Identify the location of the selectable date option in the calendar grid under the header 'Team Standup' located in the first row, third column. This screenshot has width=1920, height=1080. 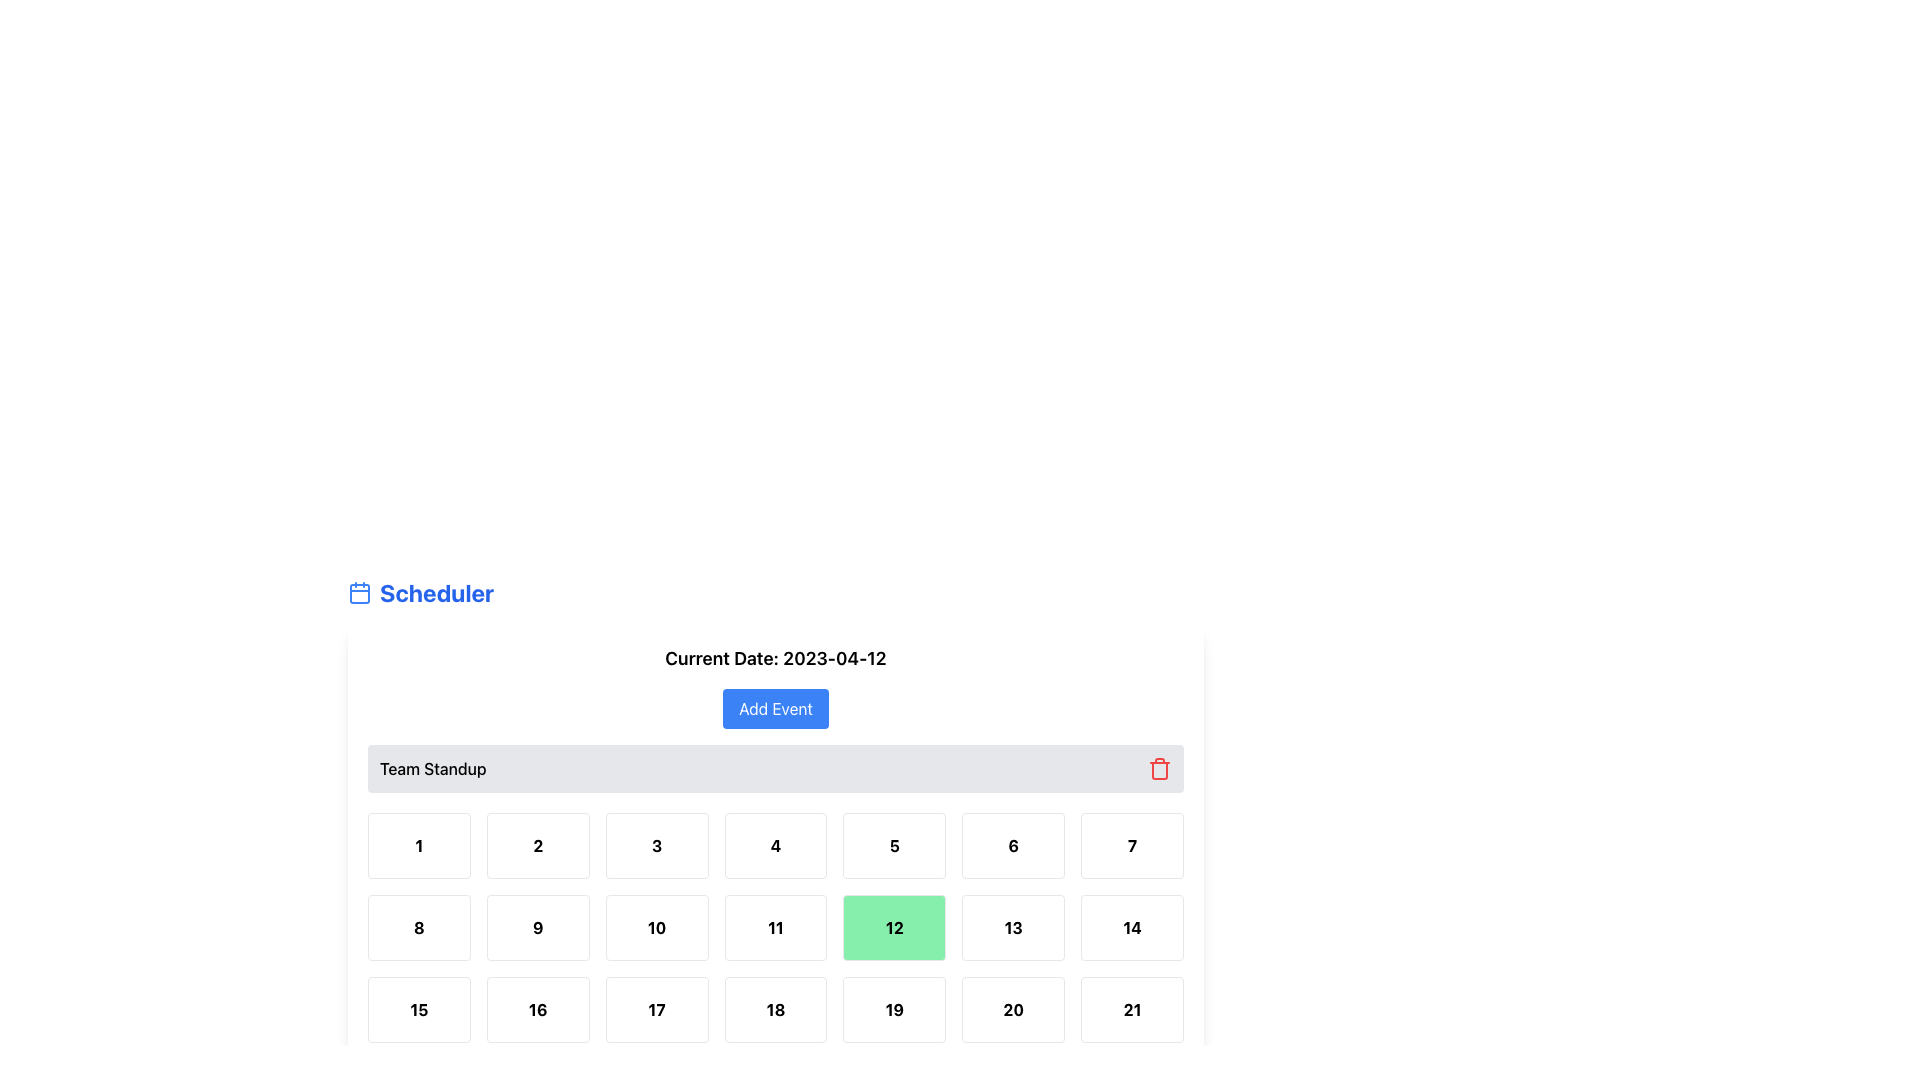
(657, 845).